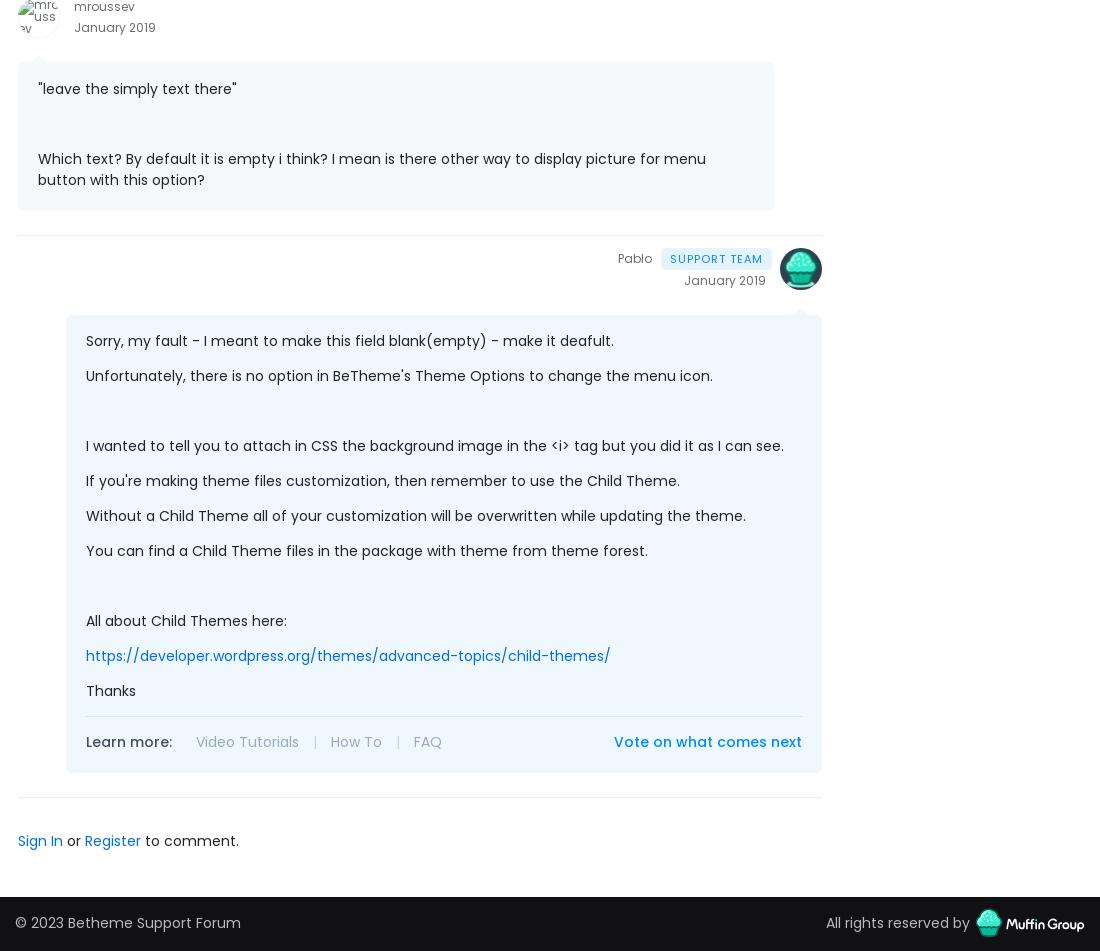  What do you see at coordinates (137, 87) in the screenshot?
I see `'"leave the simply text there"'` at bounding box center [137, 87].